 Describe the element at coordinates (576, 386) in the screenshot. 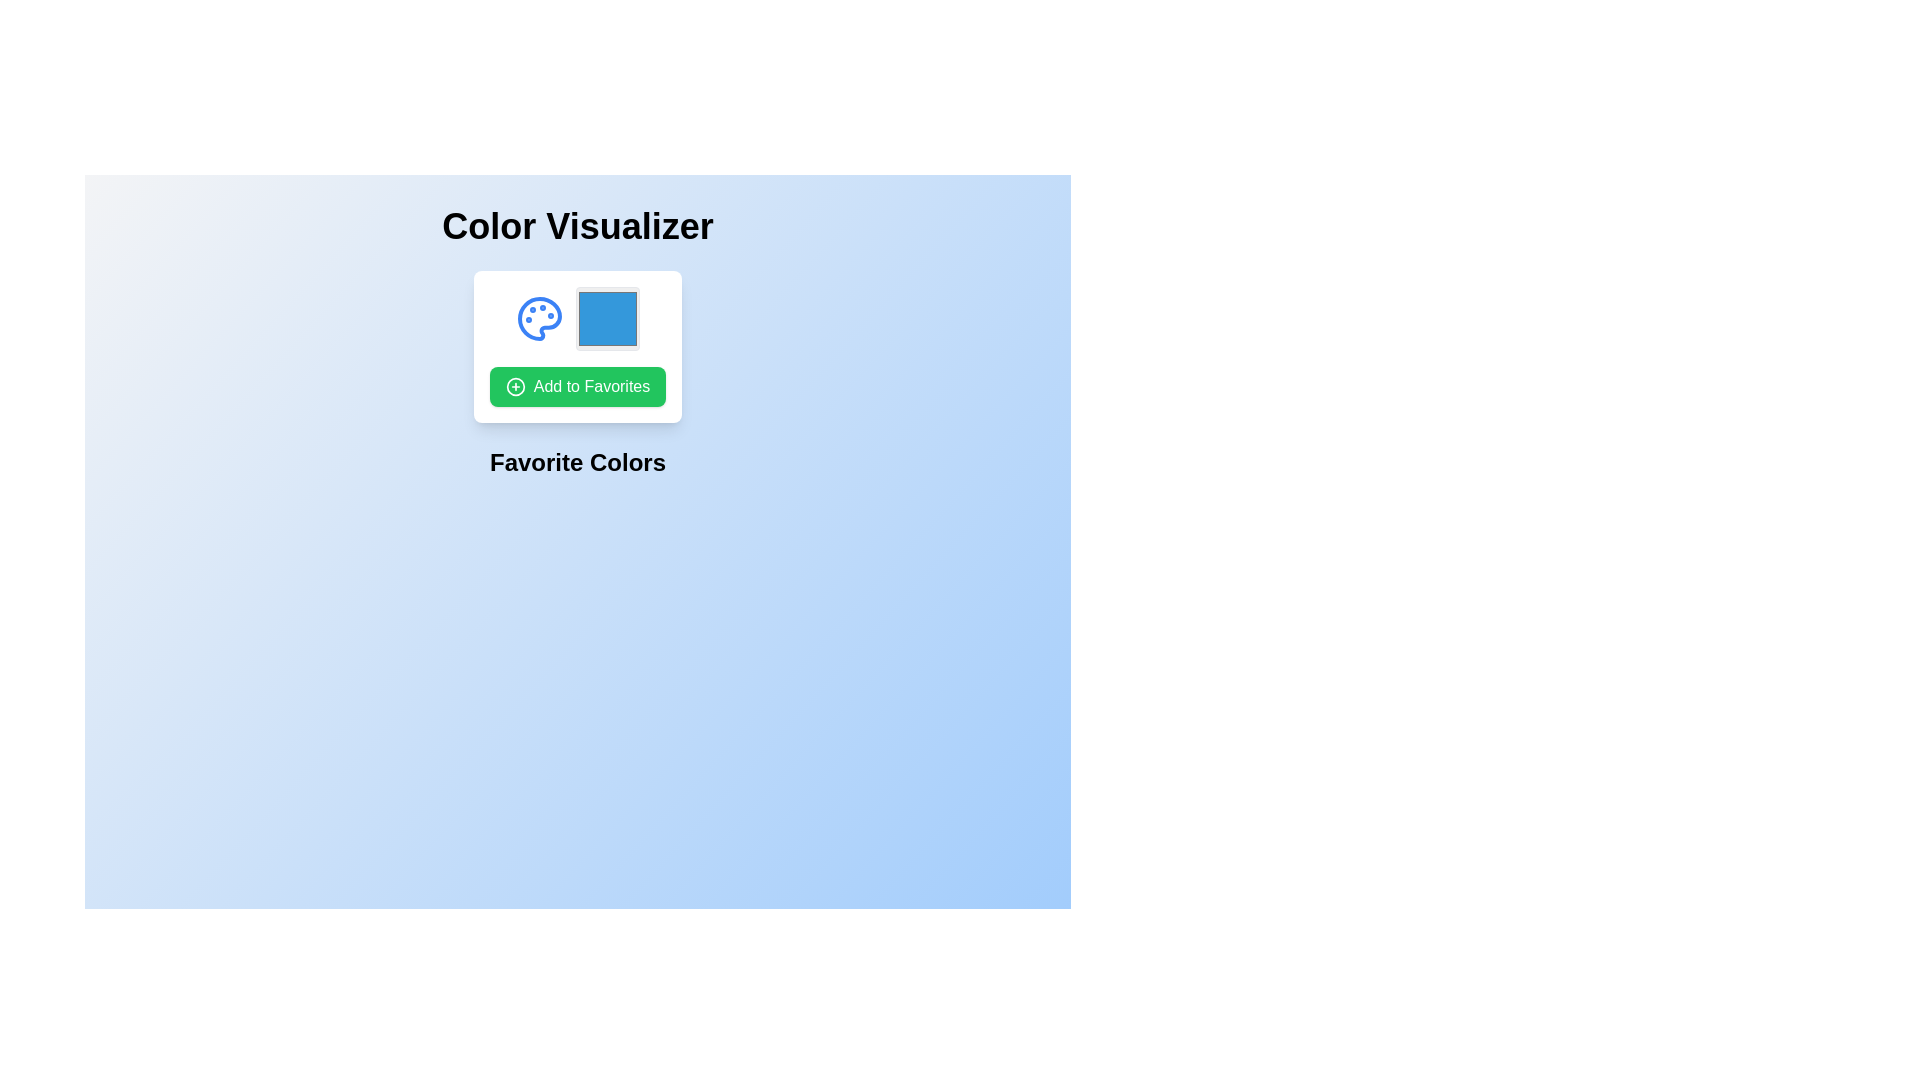

I see `the button that allows users to add the currently selected color or item to their favorites list, which is located beneath the palette icon and above the label 'Favorite Colors'` at that location.